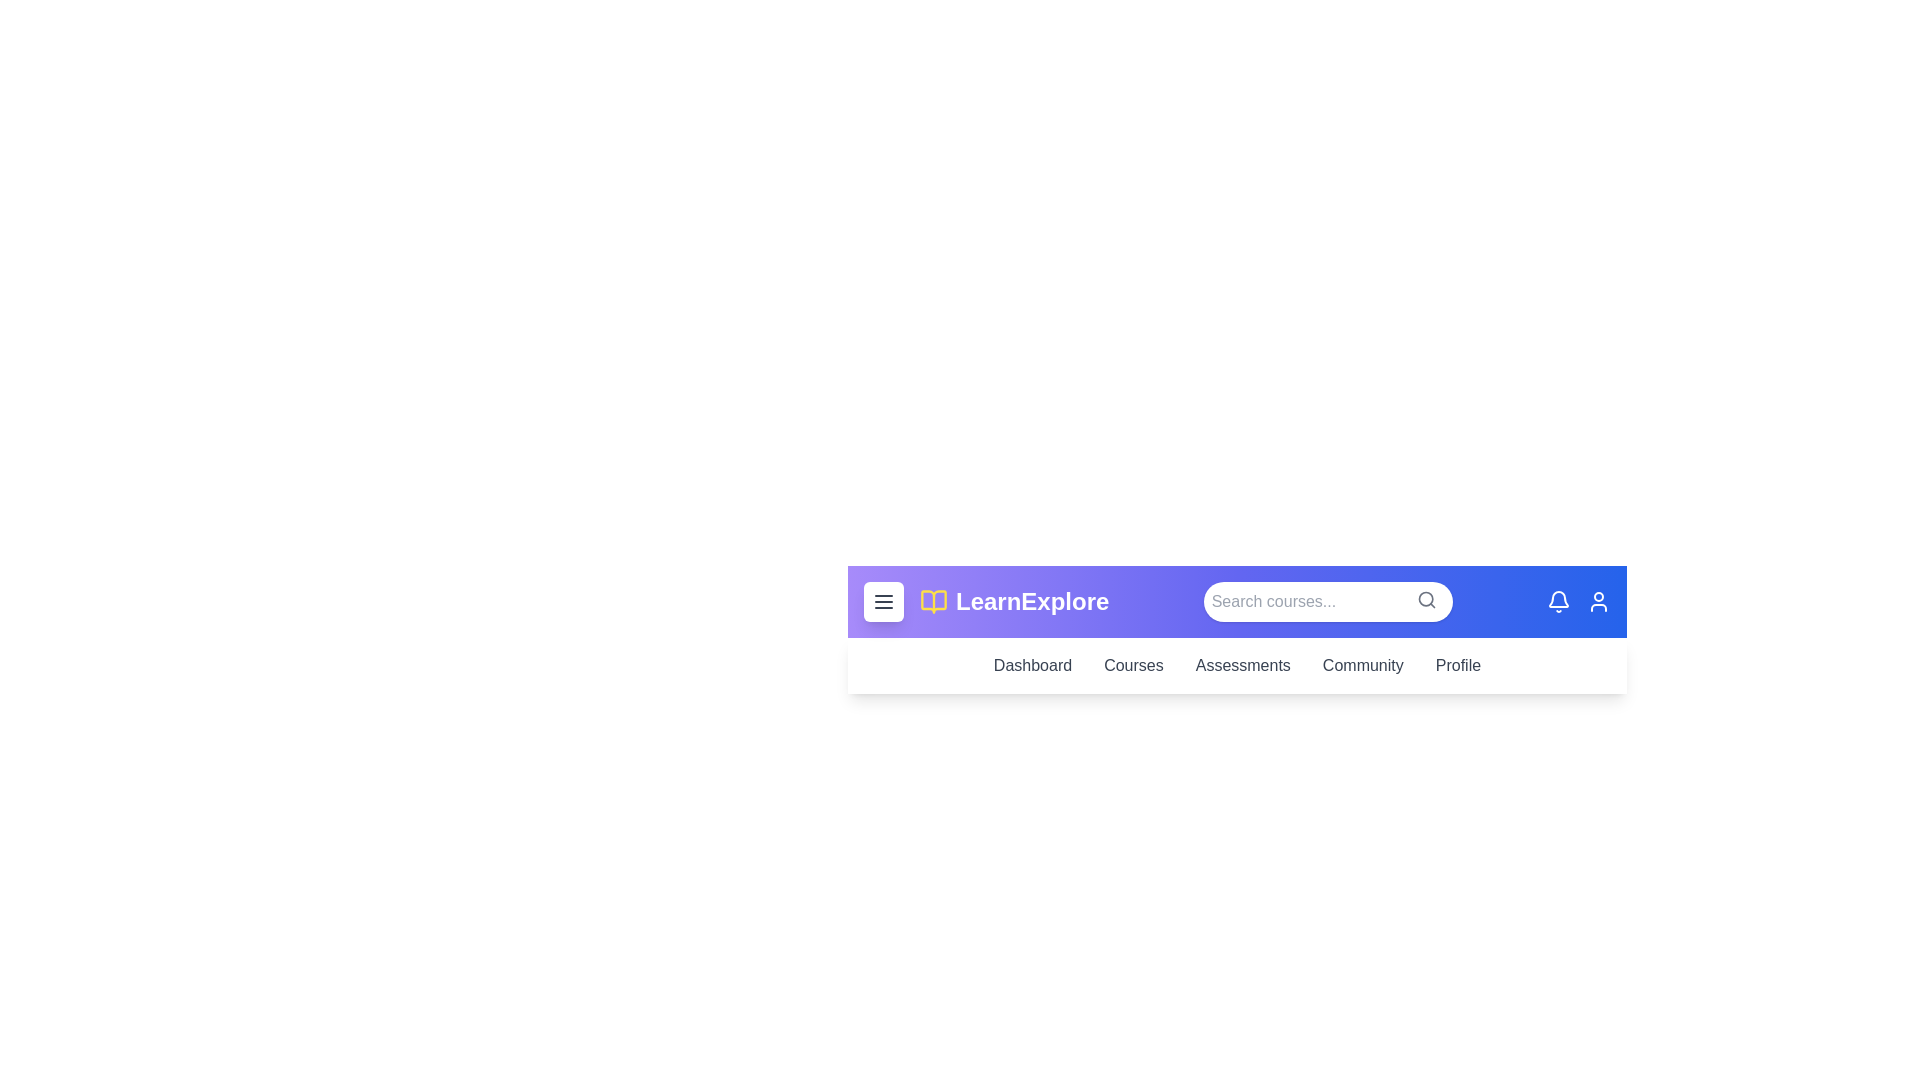 The image size is (1920, 1080). I want to click on the menu button to toggle the menu visibility, so click(882, 600).